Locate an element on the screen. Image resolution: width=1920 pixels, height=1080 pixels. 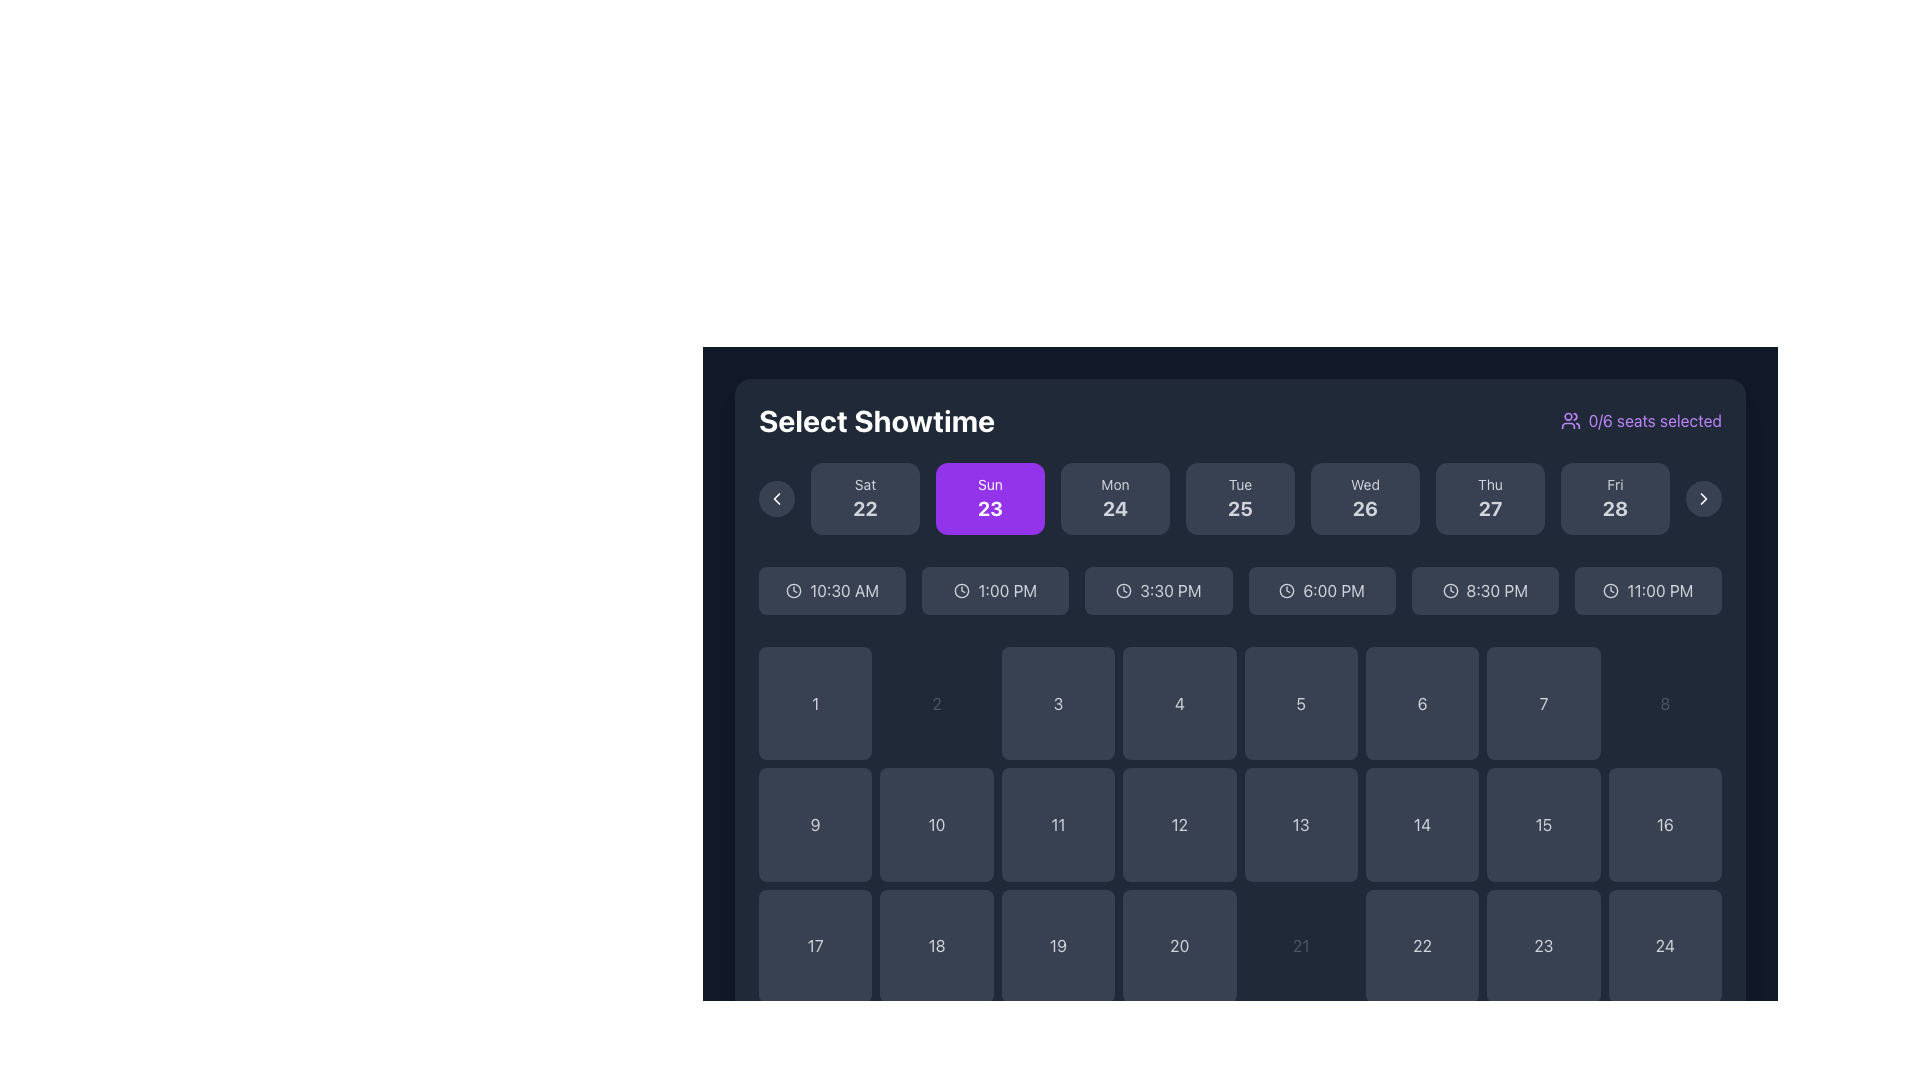
the square button with rounded corners and the text '23' centered within it, which has a dark gray background and is located in the third row of a grid of buttons is located at coordinates (1542, 945).